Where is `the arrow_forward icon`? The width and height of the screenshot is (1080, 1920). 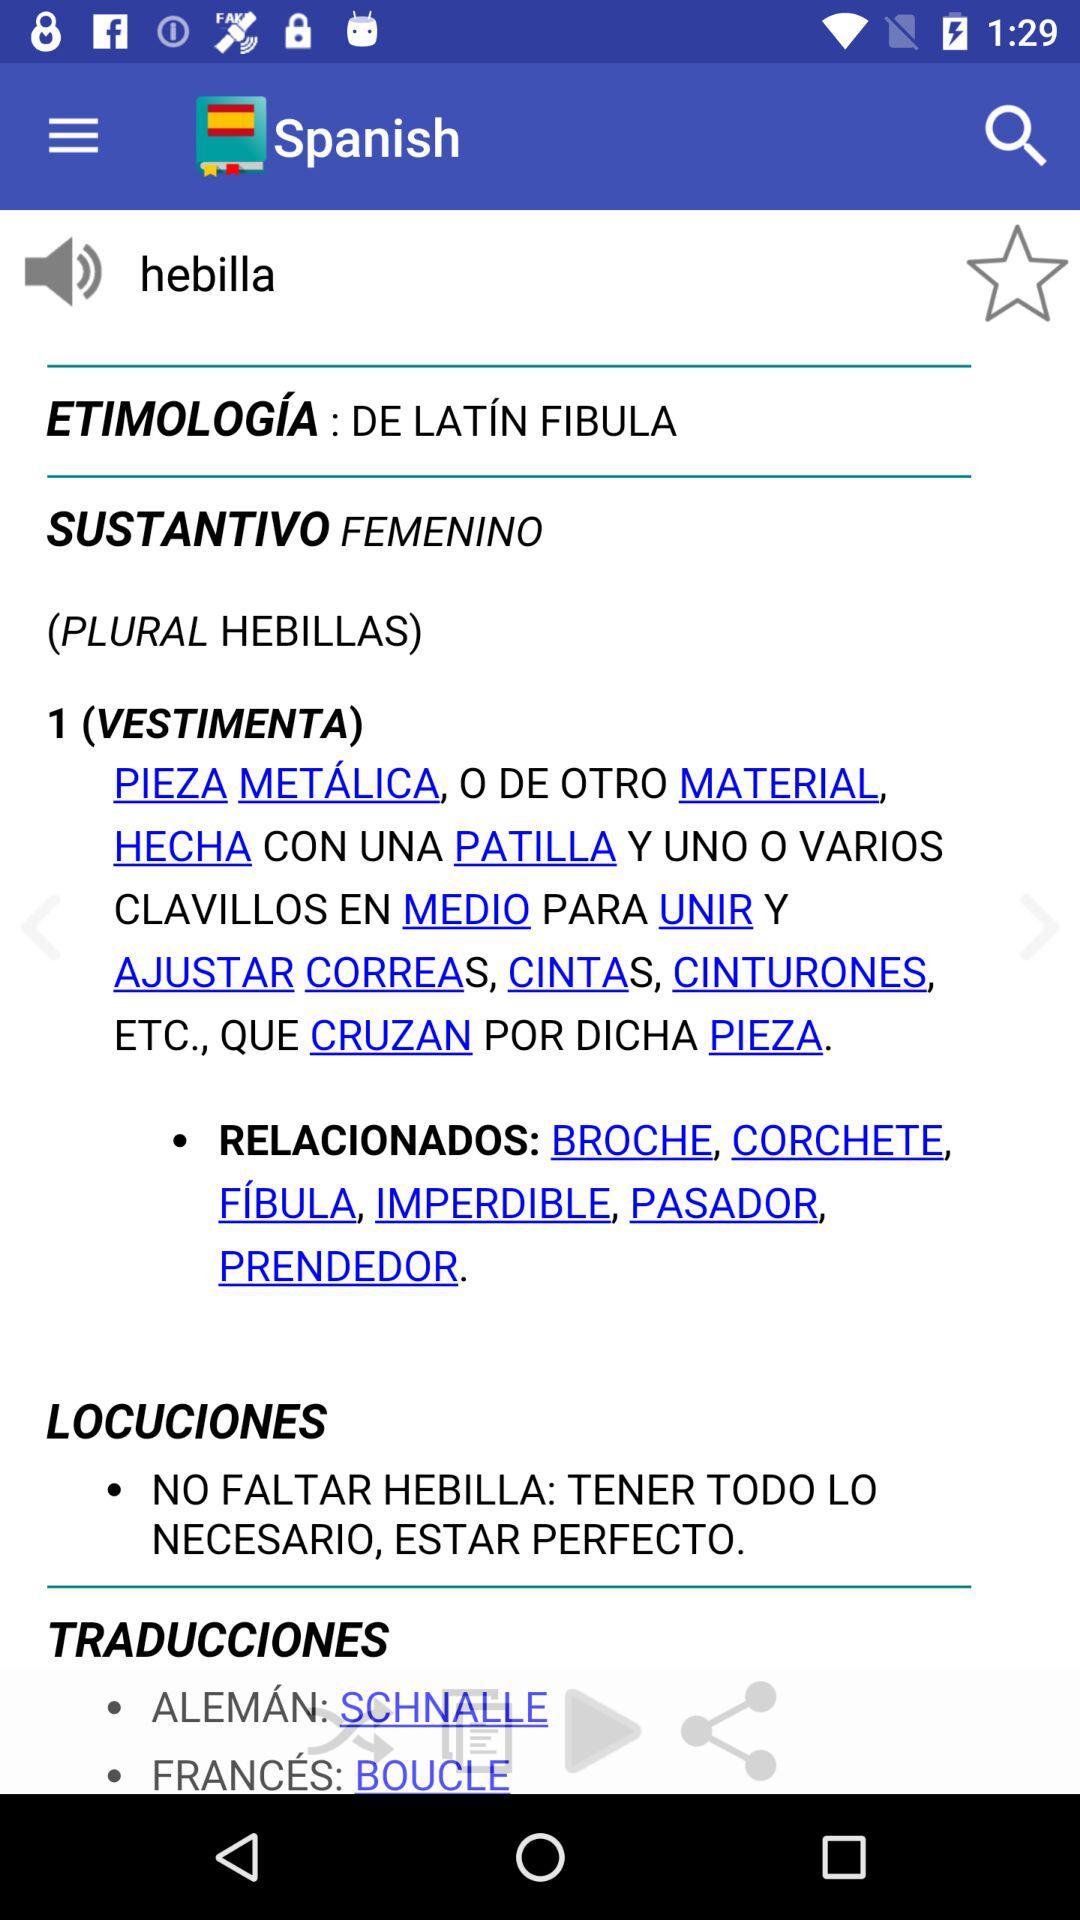
the arrow_forward icon is located at coordinates (1032, 927).